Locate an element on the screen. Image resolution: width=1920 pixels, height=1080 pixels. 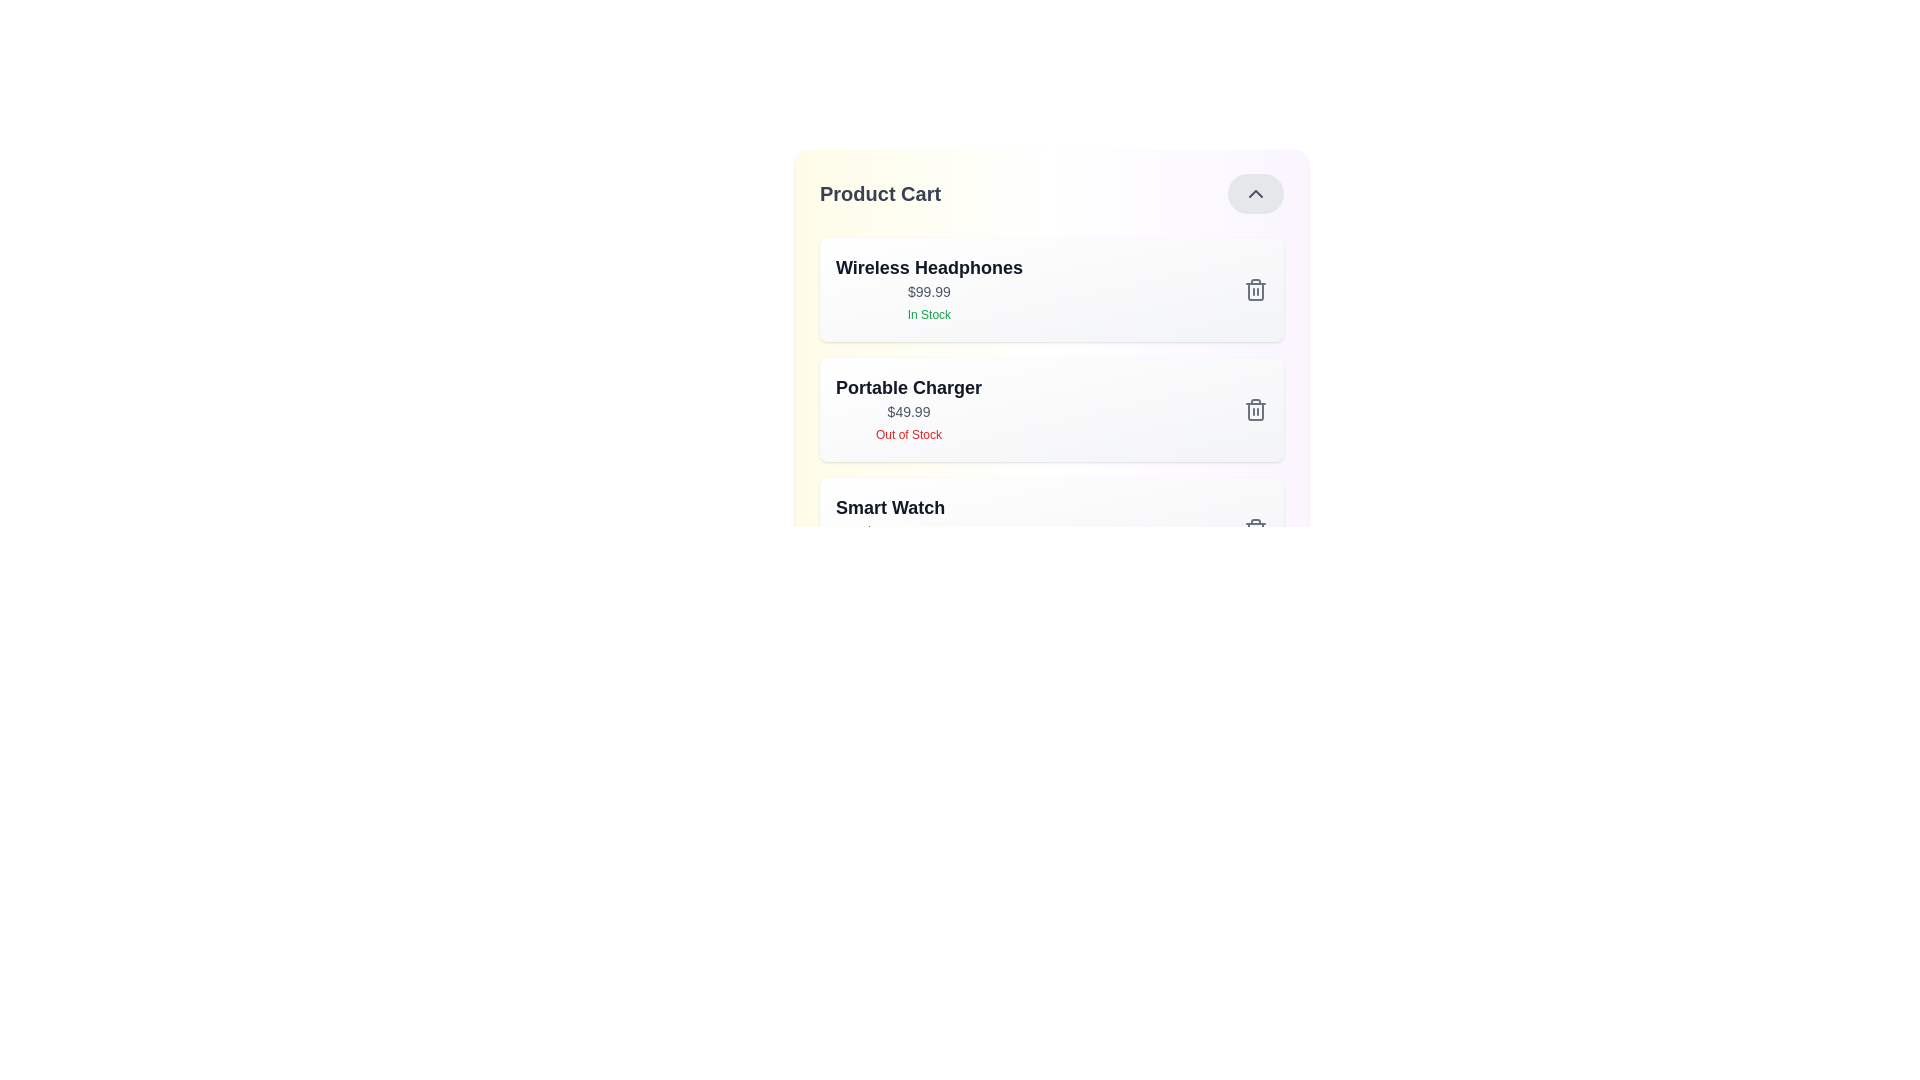
the details of the product Portable Charger is located at coordinates (907, 408).